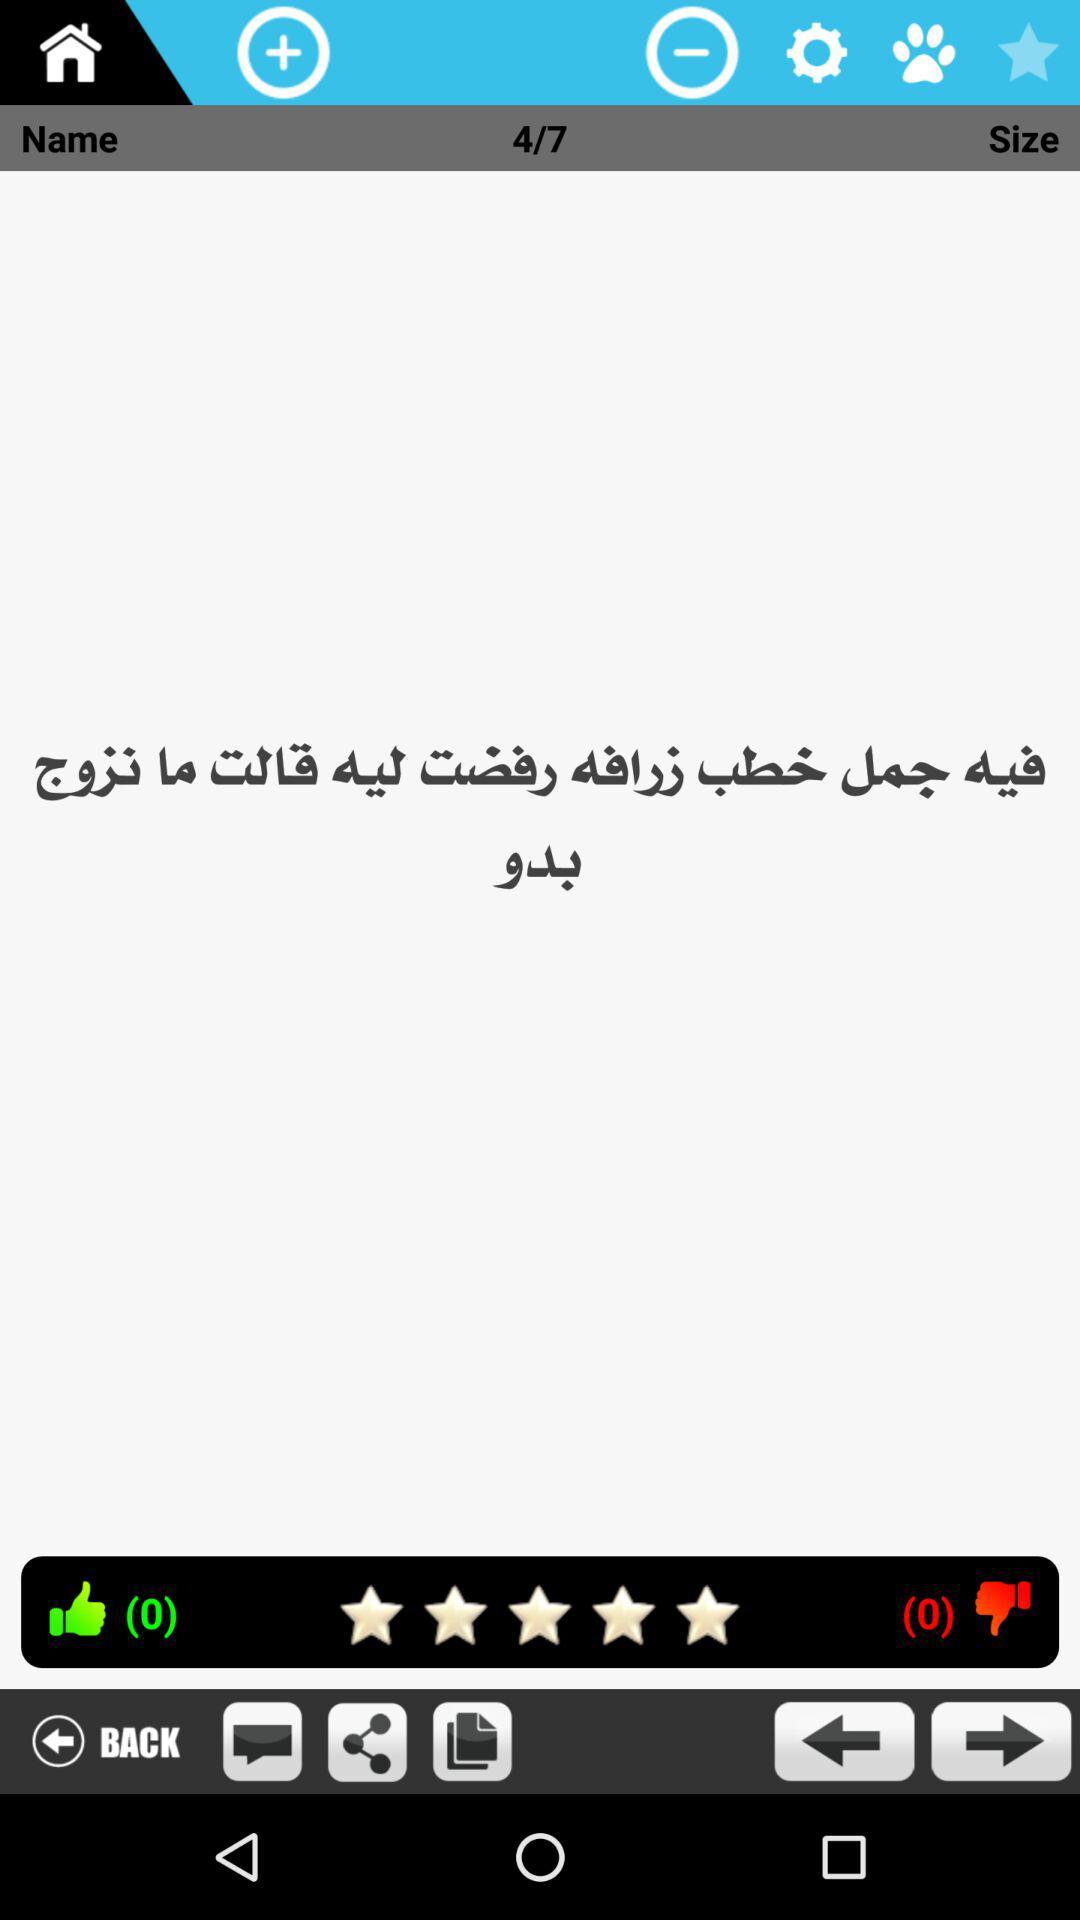 The height and width of the screenshot is (1920, 1080). Describe the element at coordinates (367, 1740) in the screenshot. I see `share the page` at that location.